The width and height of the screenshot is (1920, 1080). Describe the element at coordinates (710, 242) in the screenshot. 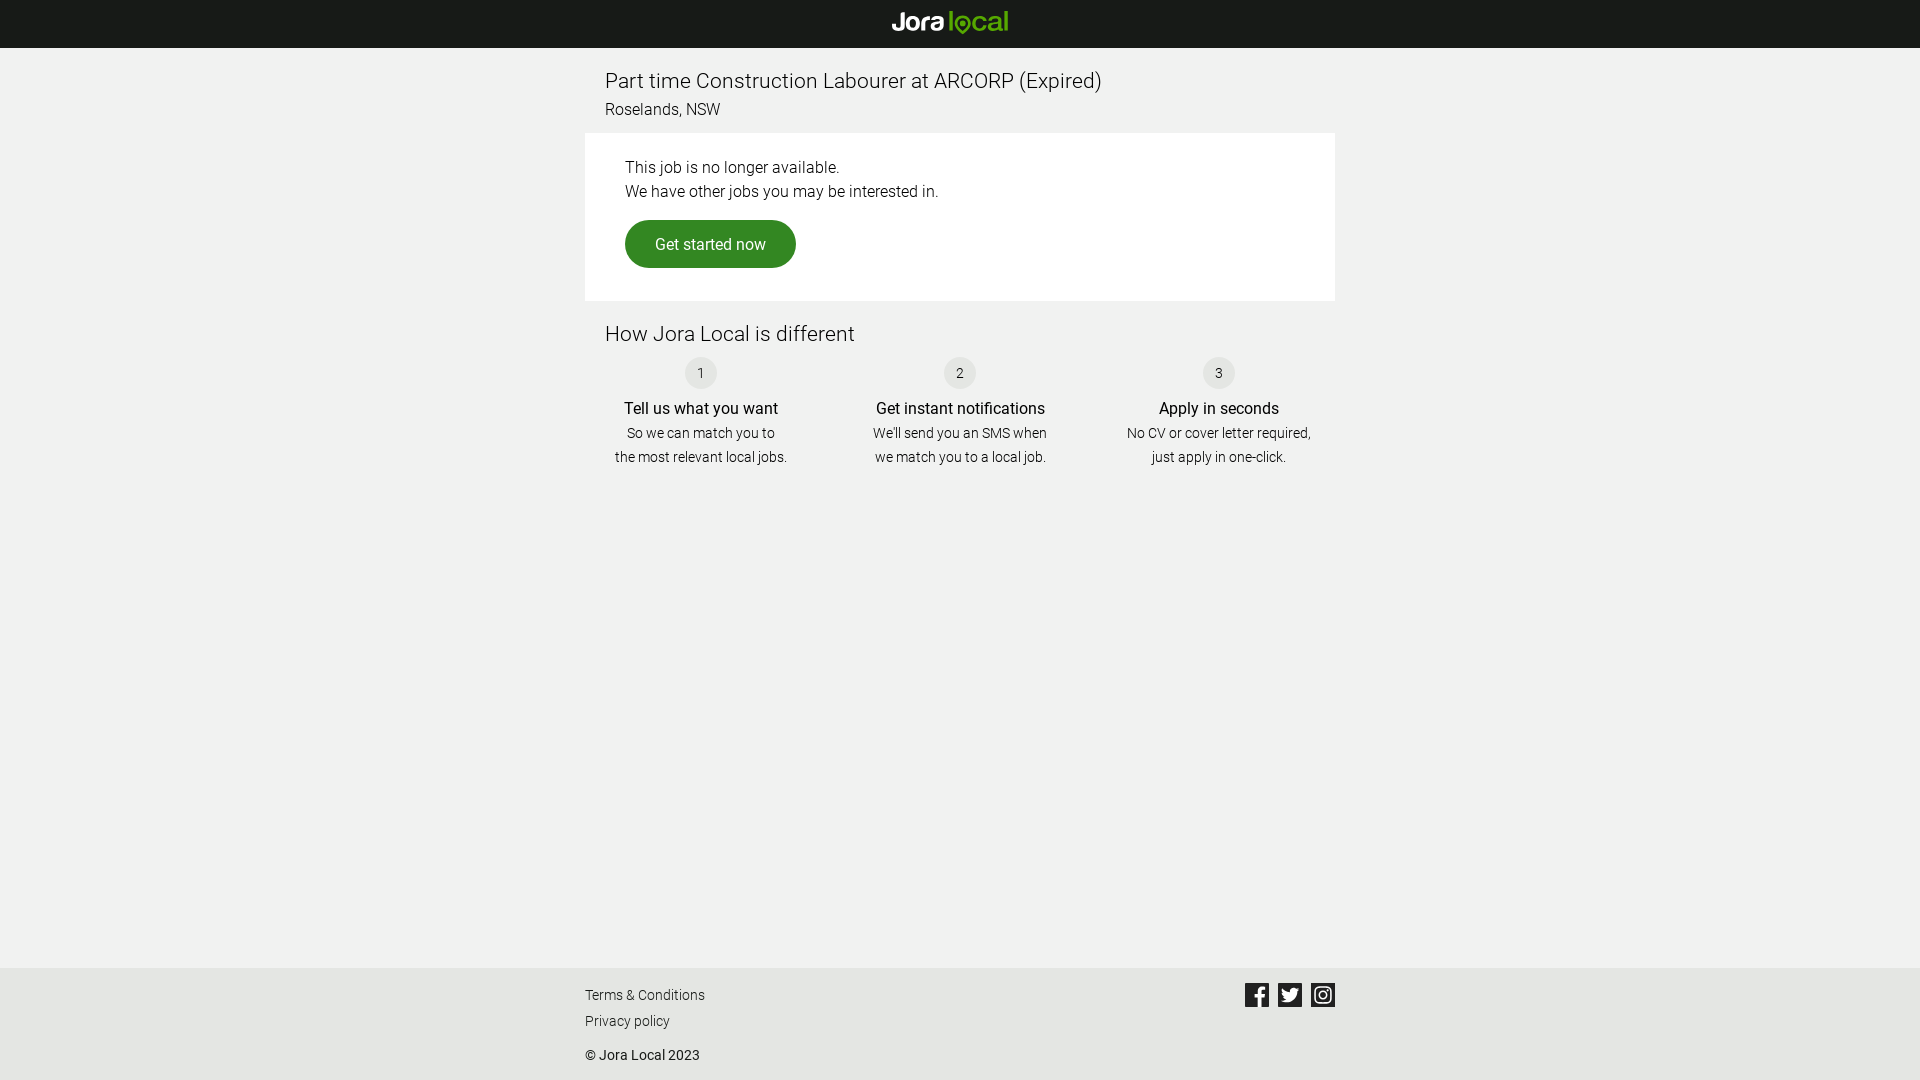

I see `'Get started now'` at that location.